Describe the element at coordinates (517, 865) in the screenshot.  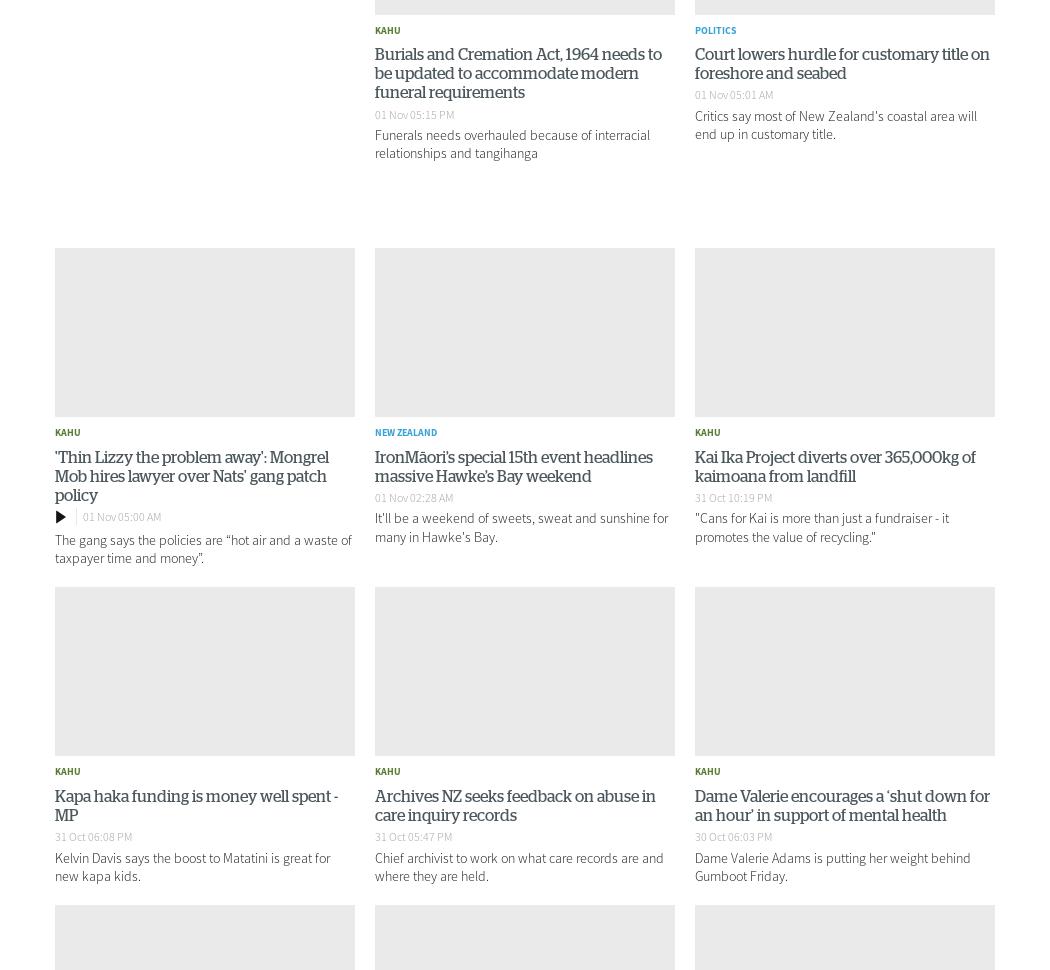
I see `'Chief archivist to work on what care records are and where they are held.'` at that location.